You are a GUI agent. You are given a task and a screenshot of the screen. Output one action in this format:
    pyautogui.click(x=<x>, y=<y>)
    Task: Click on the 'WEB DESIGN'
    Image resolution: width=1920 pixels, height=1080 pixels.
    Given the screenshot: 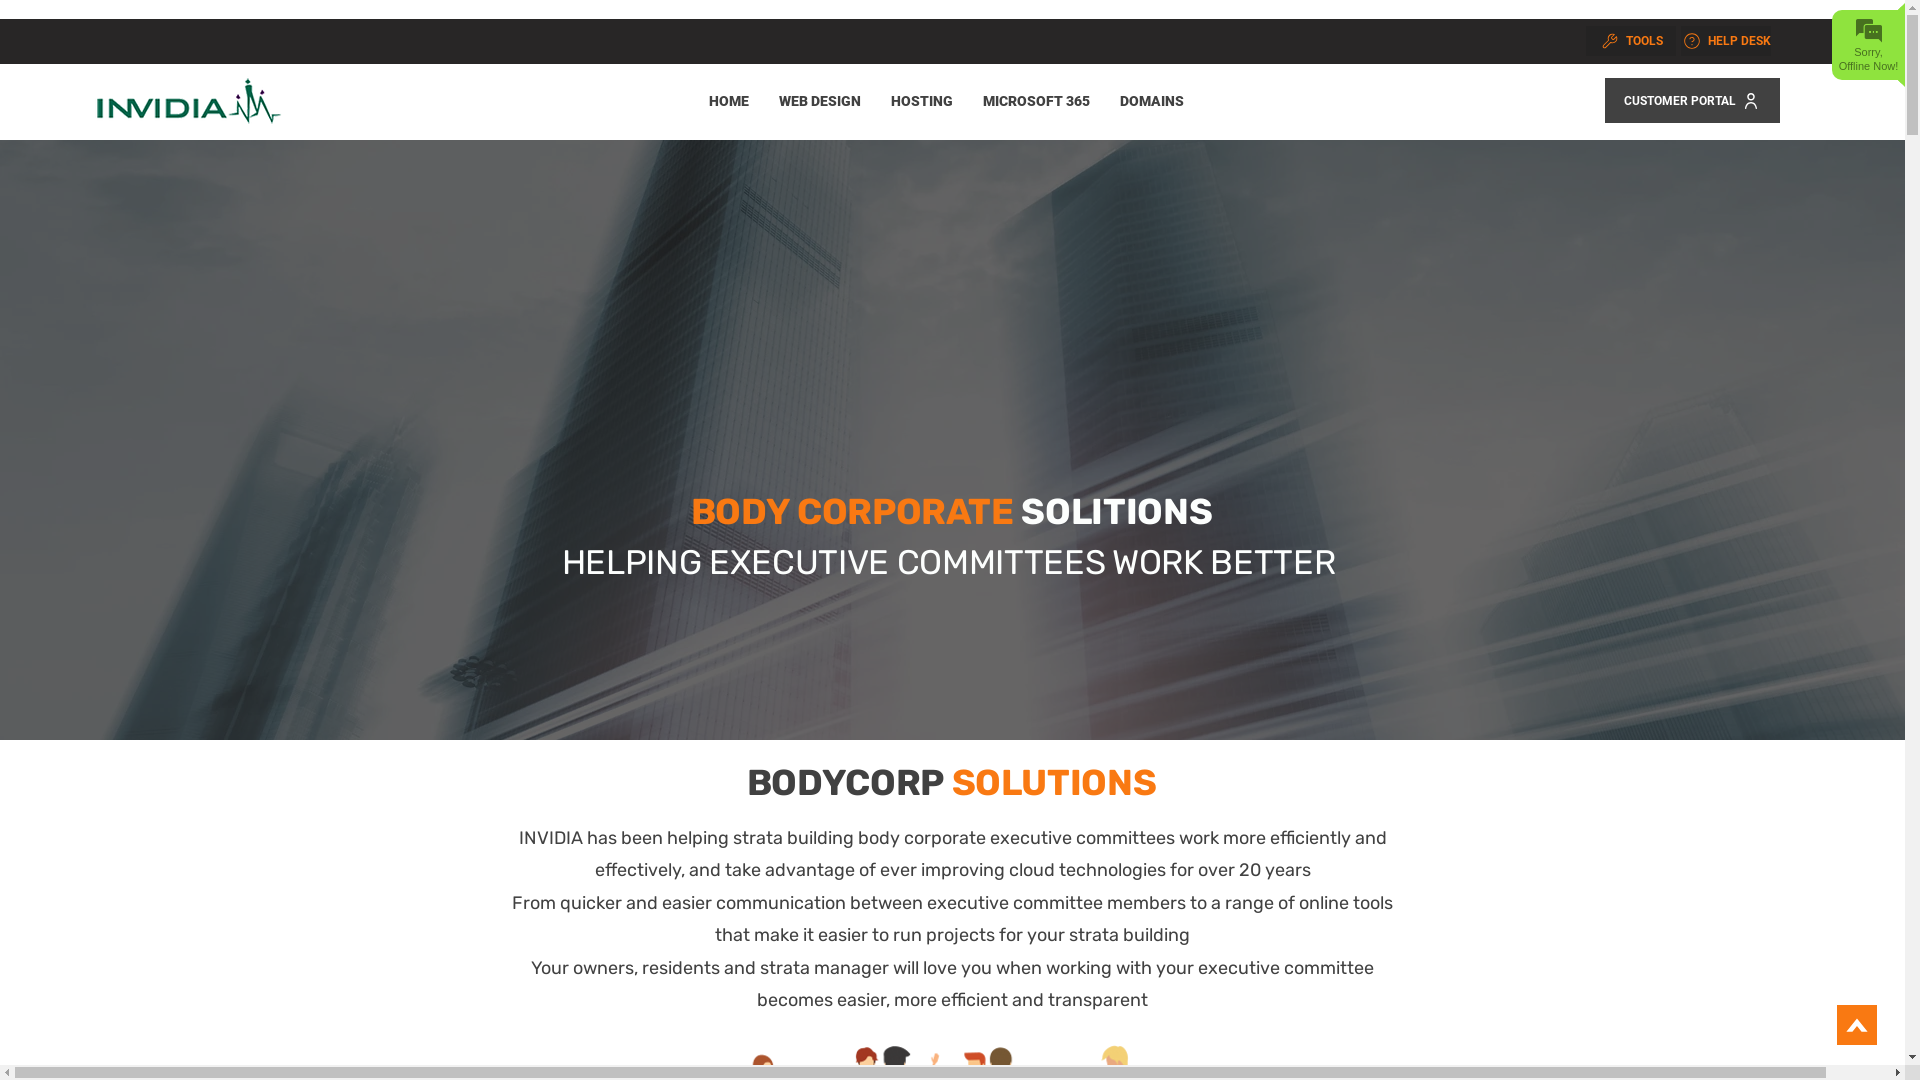 What is the action you would take?
    pyautogui.click(x=820, y=100)
    